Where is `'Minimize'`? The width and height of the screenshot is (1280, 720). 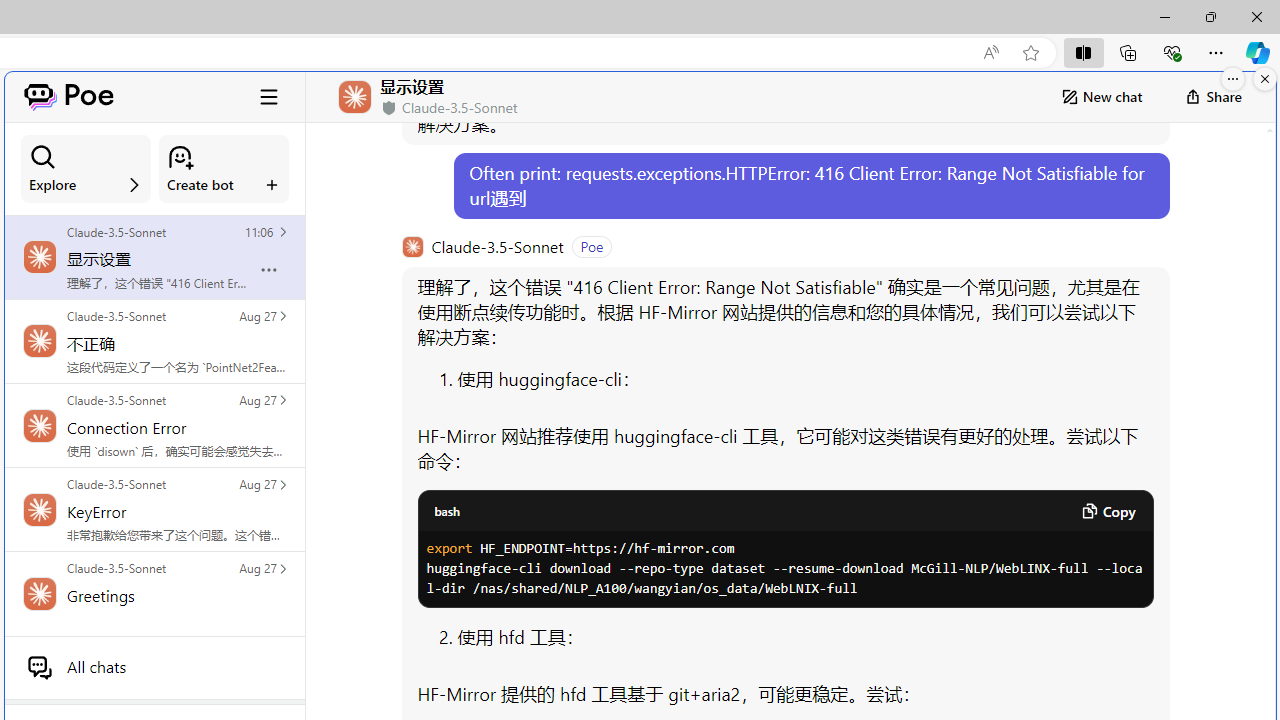 'Minimize' is located at coordinates (1164, 16).